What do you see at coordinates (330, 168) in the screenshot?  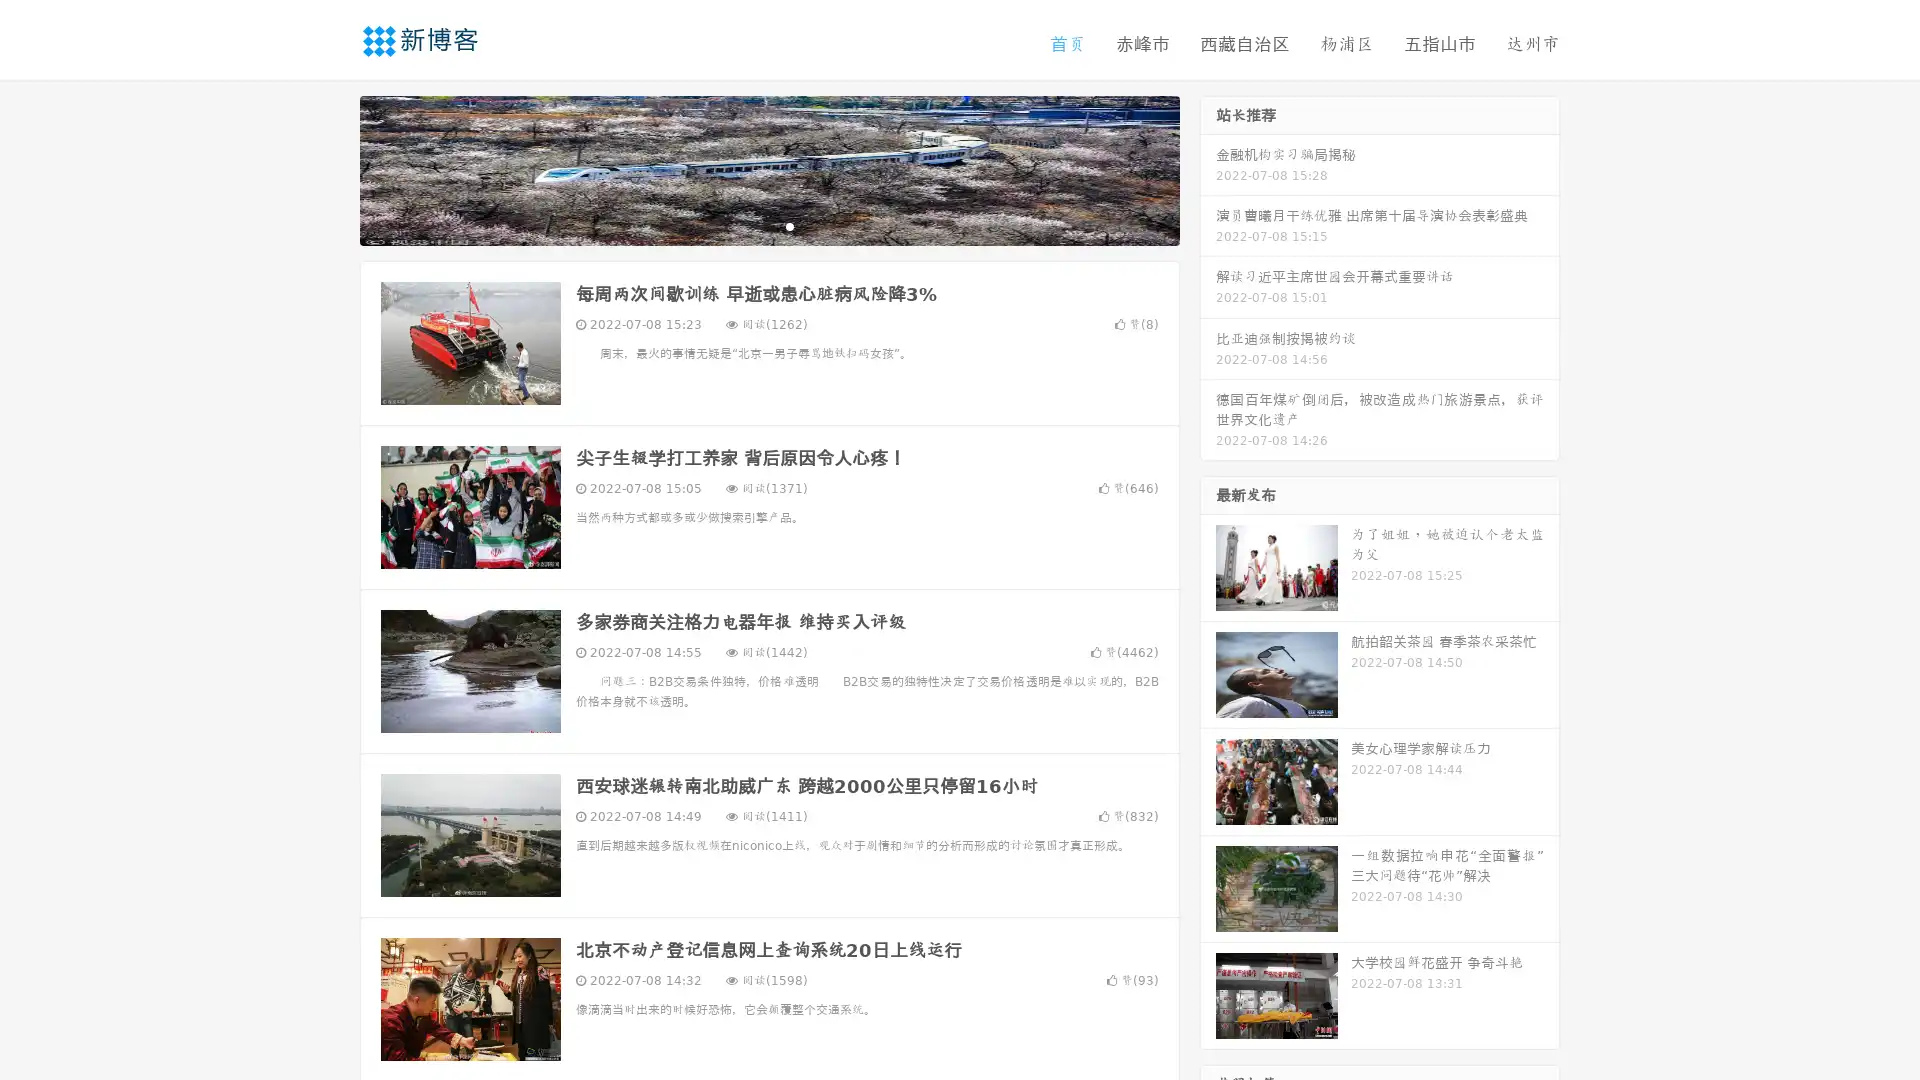 I see `Previous slide` at bounding box center [330, 168].